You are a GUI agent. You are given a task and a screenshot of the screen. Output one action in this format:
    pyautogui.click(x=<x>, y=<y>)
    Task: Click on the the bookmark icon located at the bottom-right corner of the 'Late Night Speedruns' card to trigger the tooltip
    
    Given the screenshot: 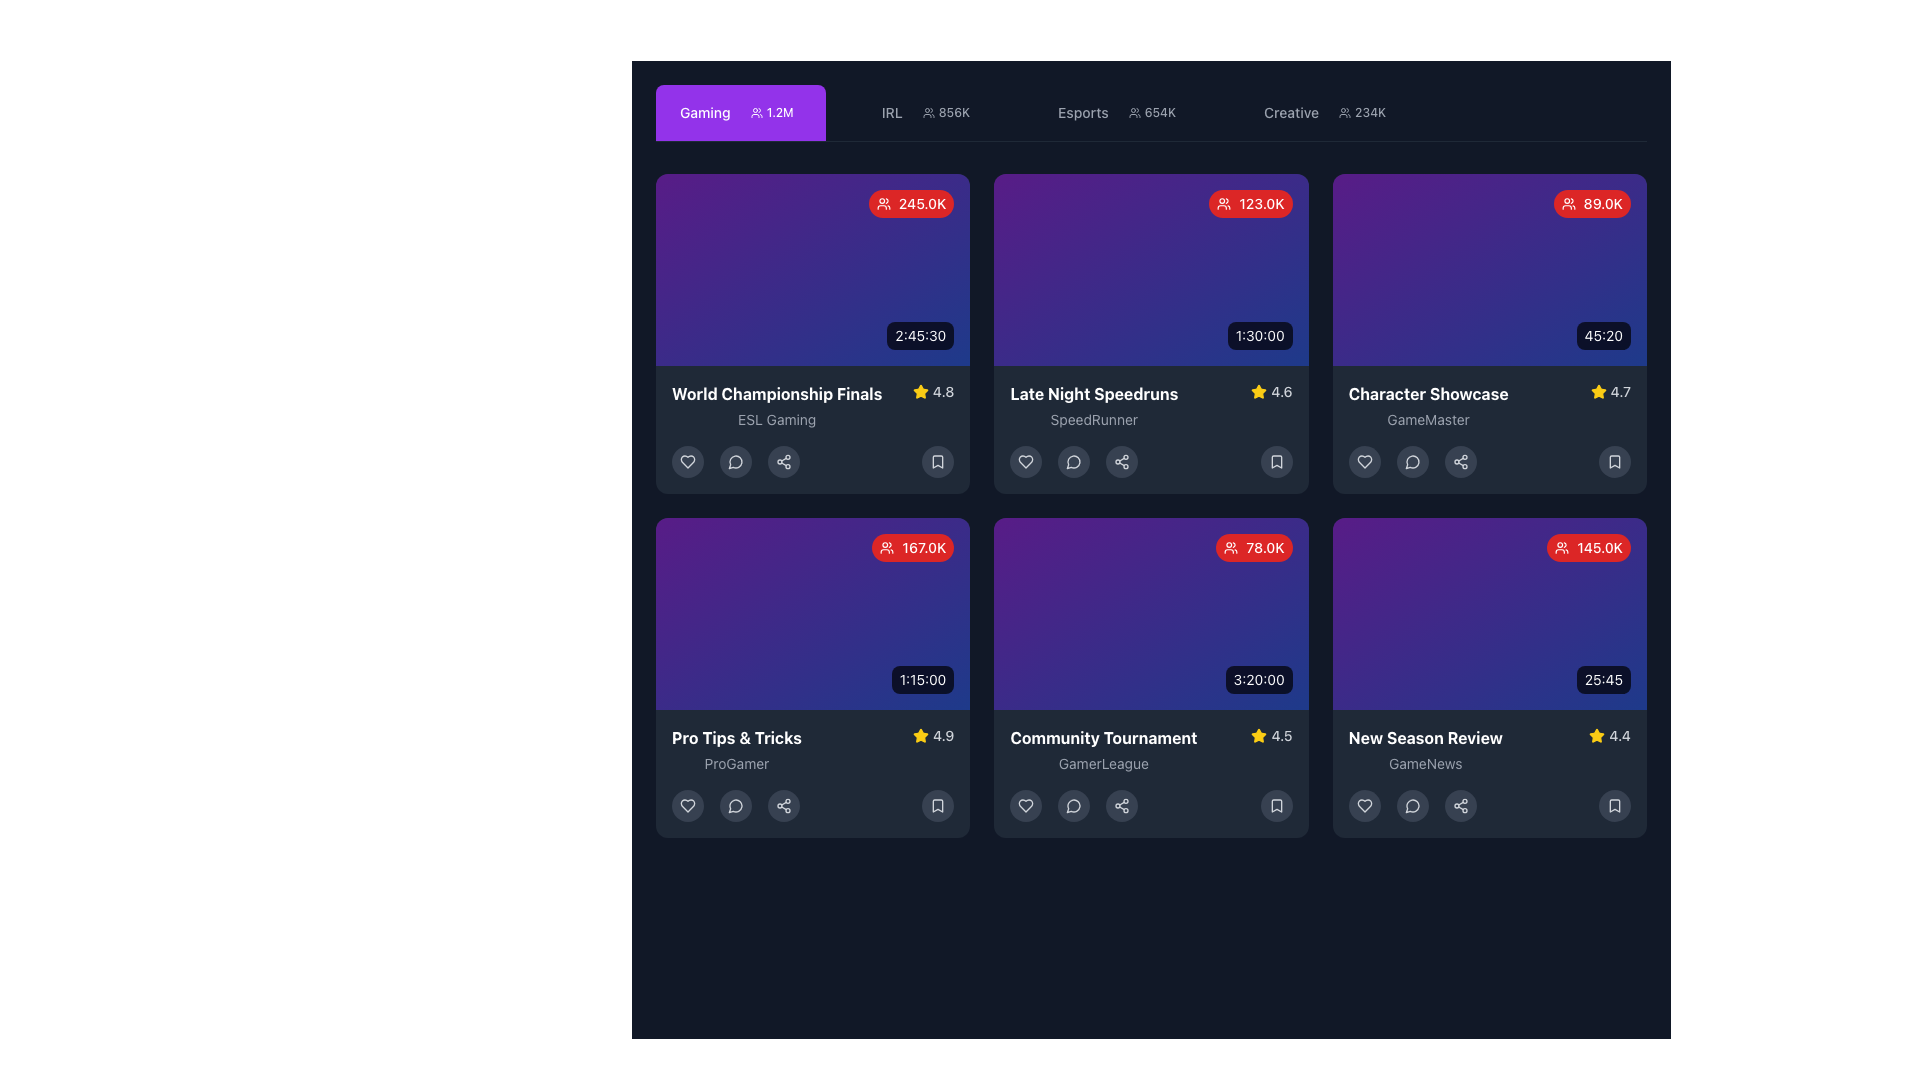 What is the action you would take?
    pyautogui.click(x=1275, y=462)
    